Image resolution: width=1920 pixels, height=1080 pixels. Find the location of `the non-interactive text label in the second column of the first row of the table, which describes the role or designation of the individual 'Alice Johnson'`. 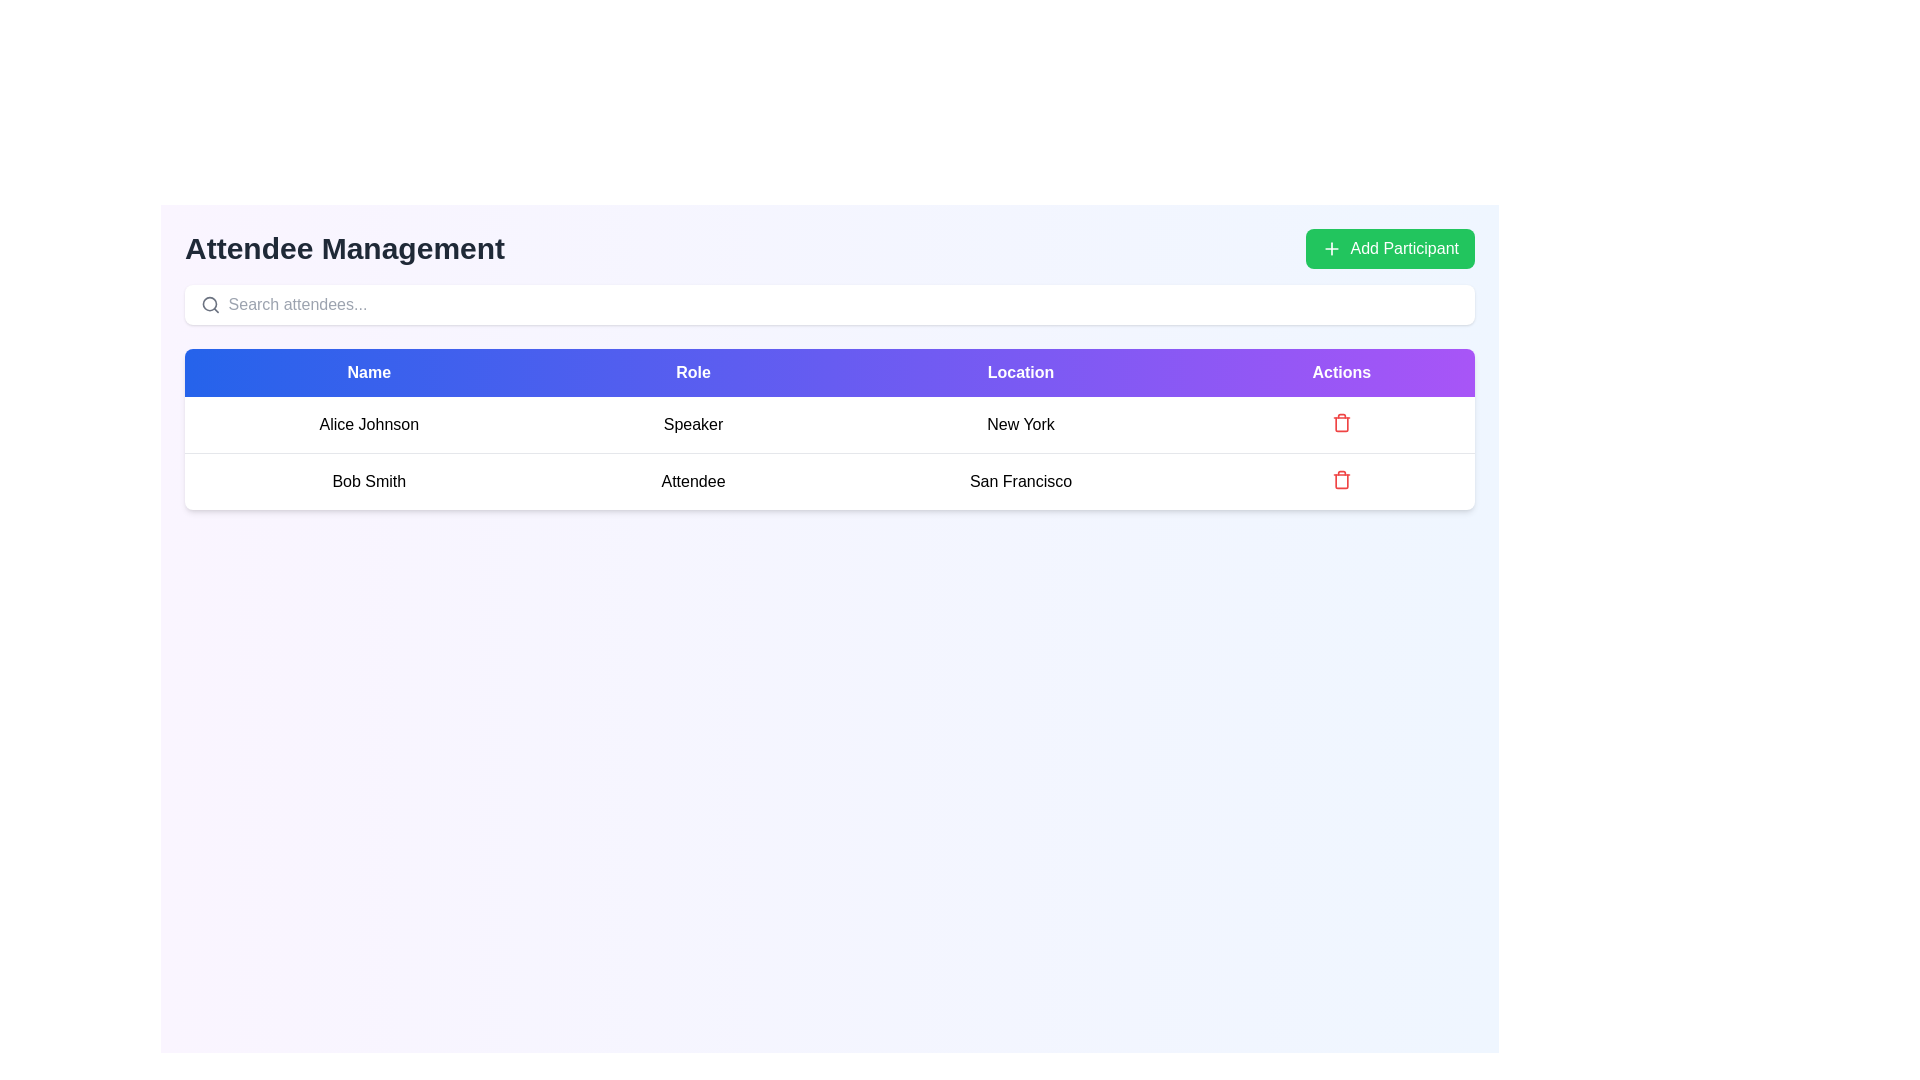

the non-interactive text label in the second column of the first row of the table, which describes the role or designation of the individual 'Alice Johnson' is located at coordinates (693, 424).